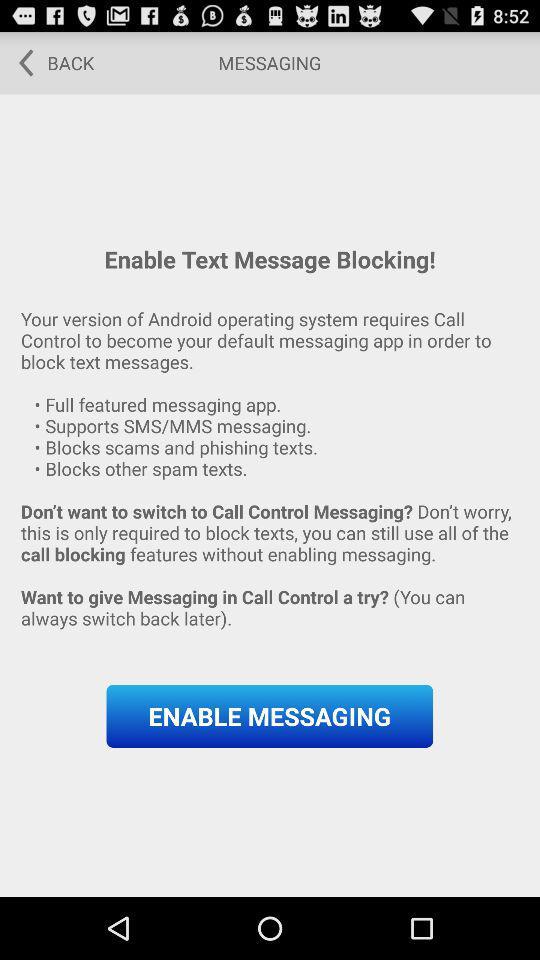 The width and height of the screenshot is (540, 960). I want to click on the item next to the messaging item, so click(49, 62).